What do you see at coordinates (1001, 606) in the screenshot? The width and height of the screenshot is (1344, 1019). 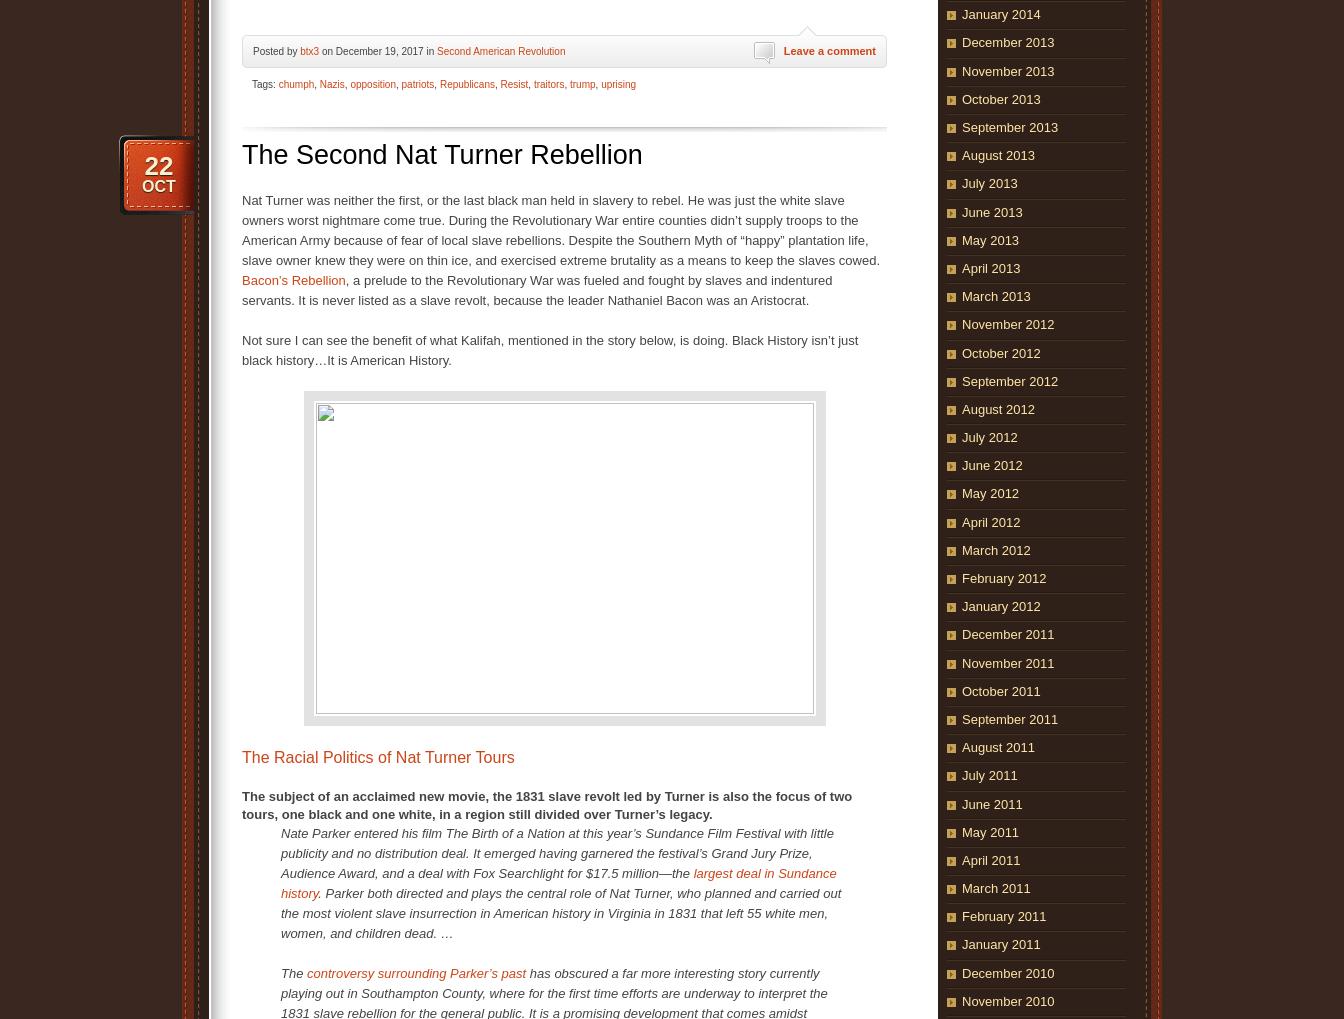 I see `'January 2012'` at bounding box center [1001, 606].